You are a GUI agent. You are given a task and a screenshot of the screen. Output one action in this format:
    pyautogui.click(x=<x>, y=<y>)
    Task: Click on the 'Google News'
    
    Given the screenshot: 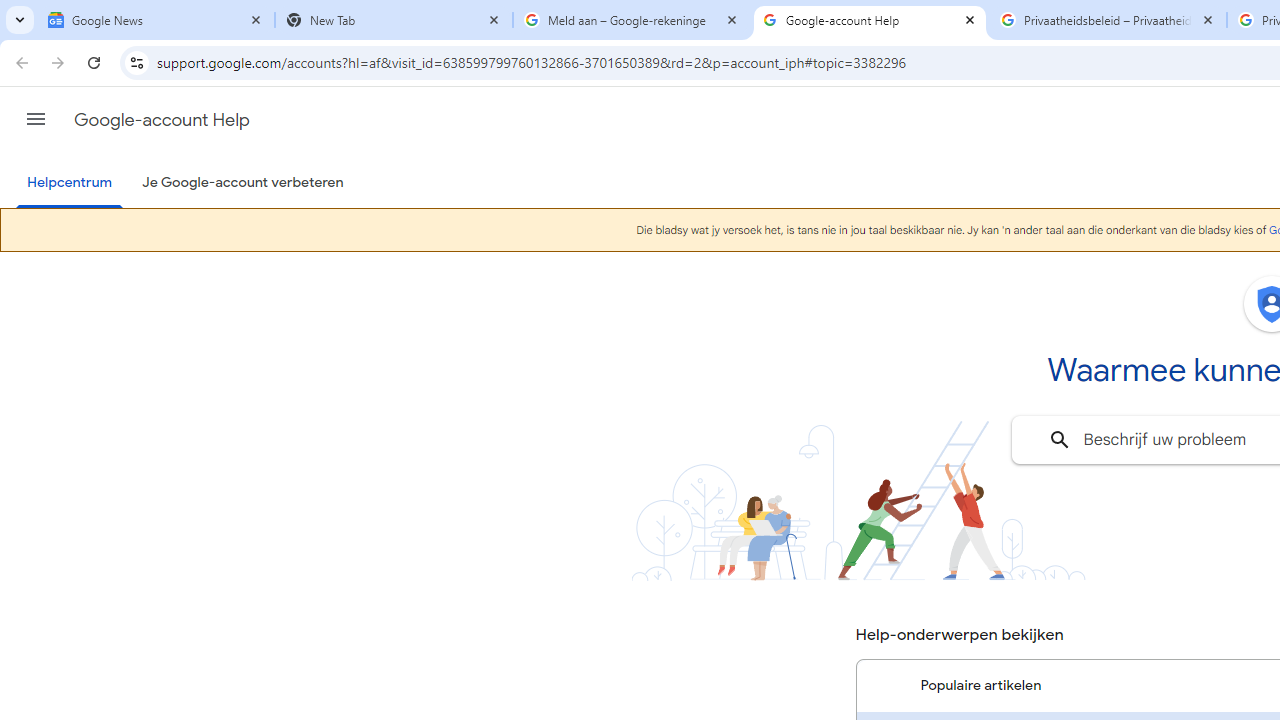 What is the action you would take?
    pyautogui.click(x=155, y=20)
    